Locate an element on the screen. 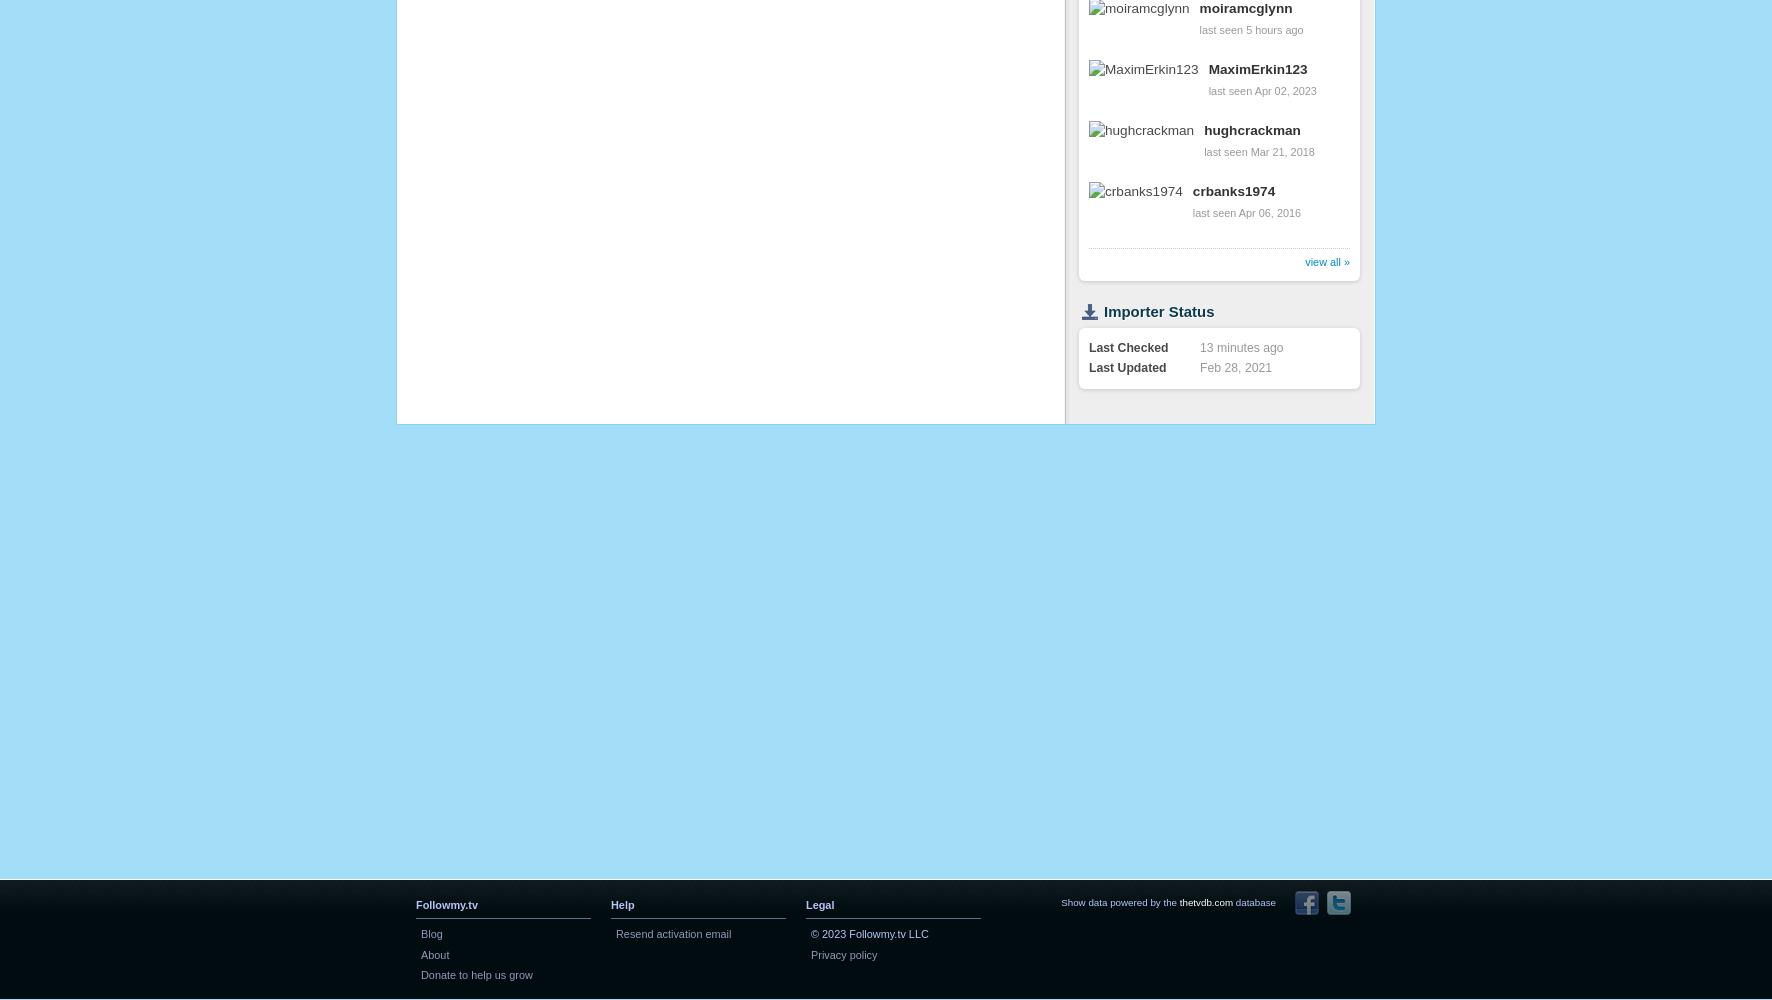  'last seen Mar 21, 2018' is located at coordinates (1259, 151).